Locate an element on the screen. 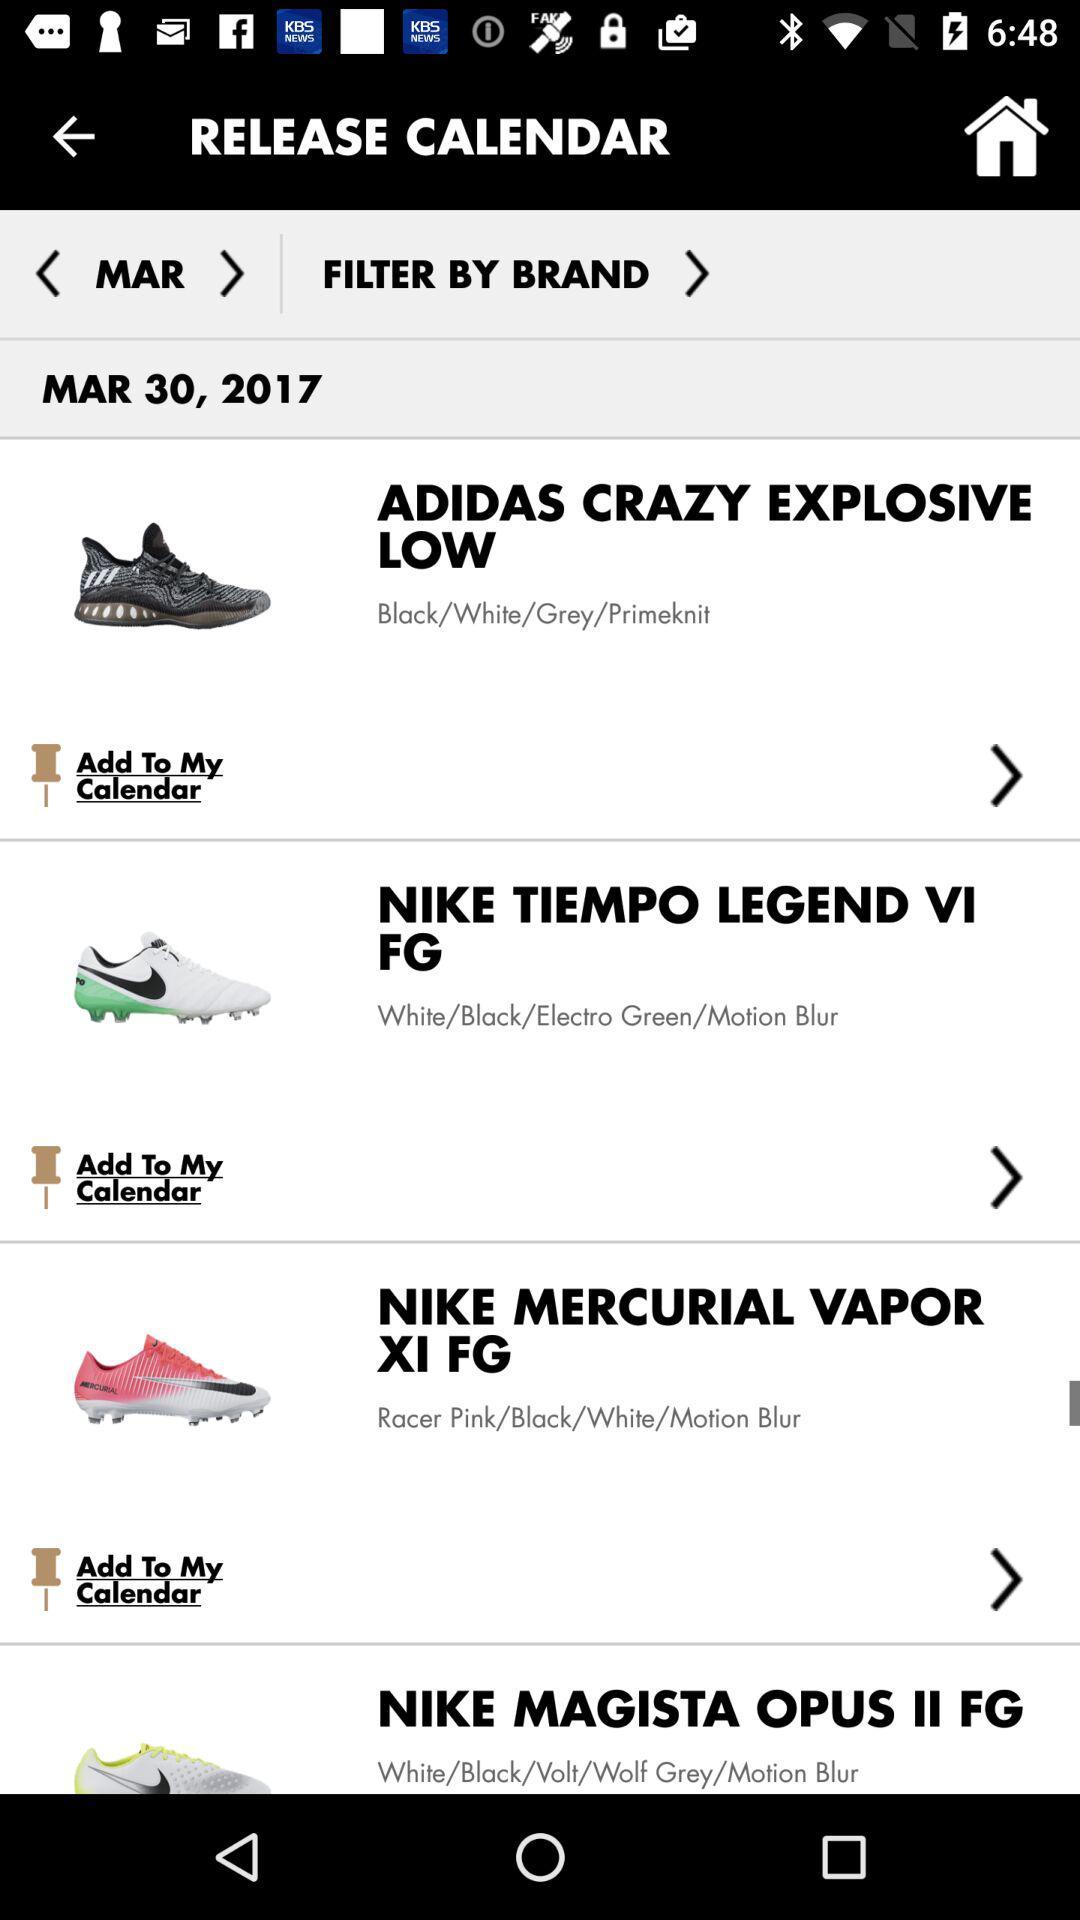 The height and width of the screenshot is (1920, 1080). racer pink black is located at coordinates (573, 1416).